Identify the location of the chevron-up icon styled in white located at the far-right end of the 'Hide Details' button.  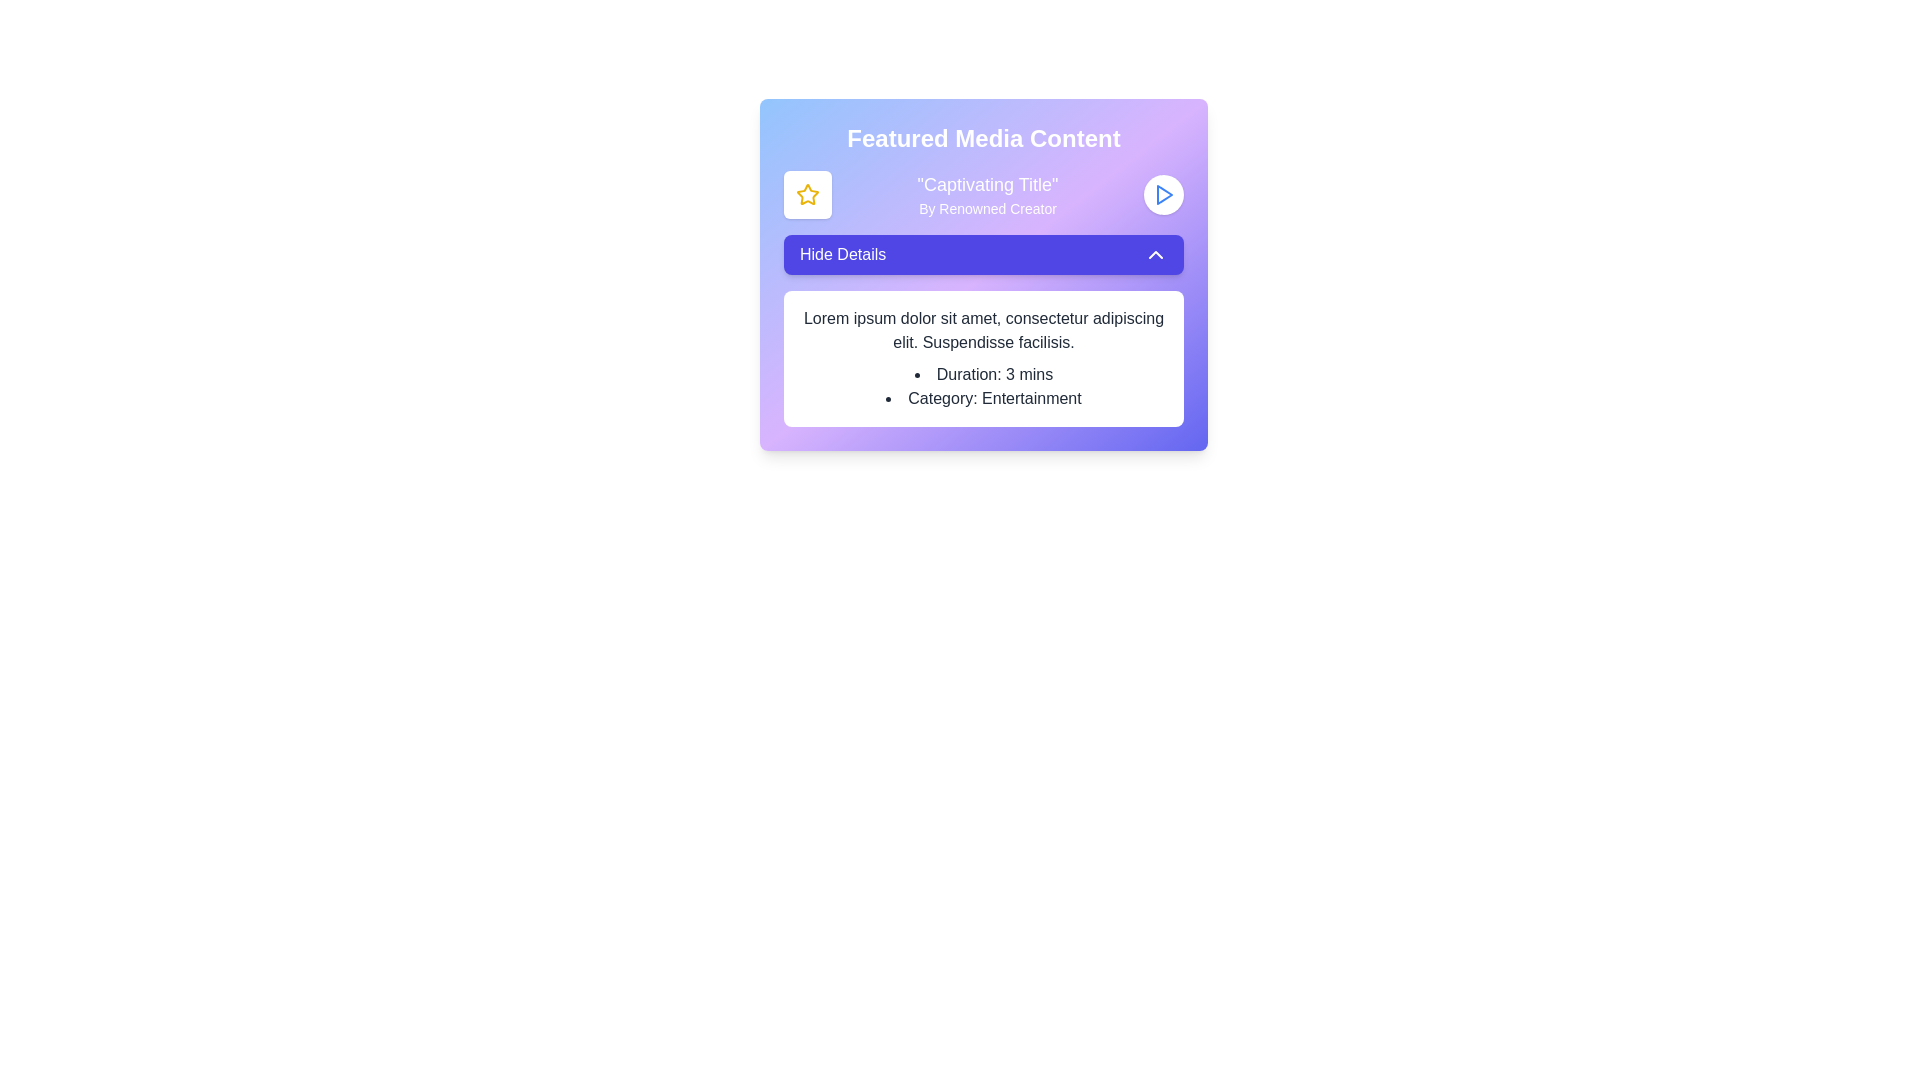
(1156, 253).